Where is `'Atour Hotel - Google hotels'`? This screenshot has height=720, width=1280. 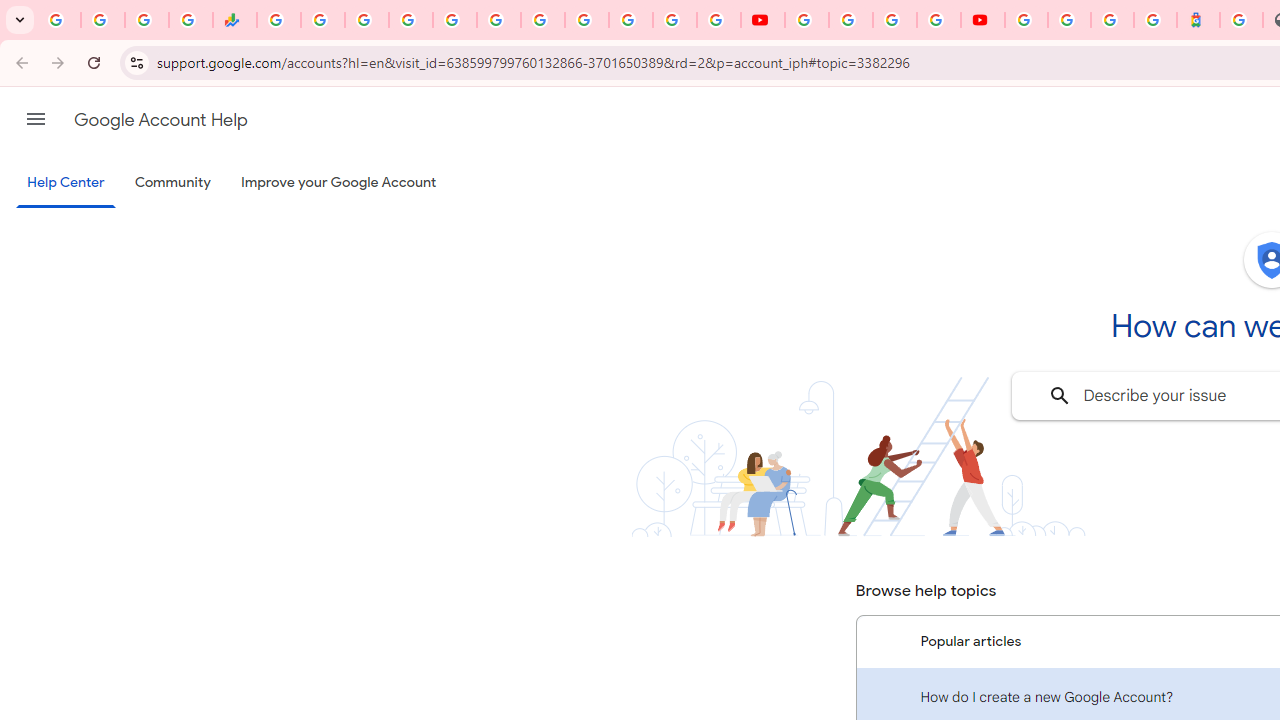
'Atour Hotel - Google hotels' is located at coordinates (1198, 20).